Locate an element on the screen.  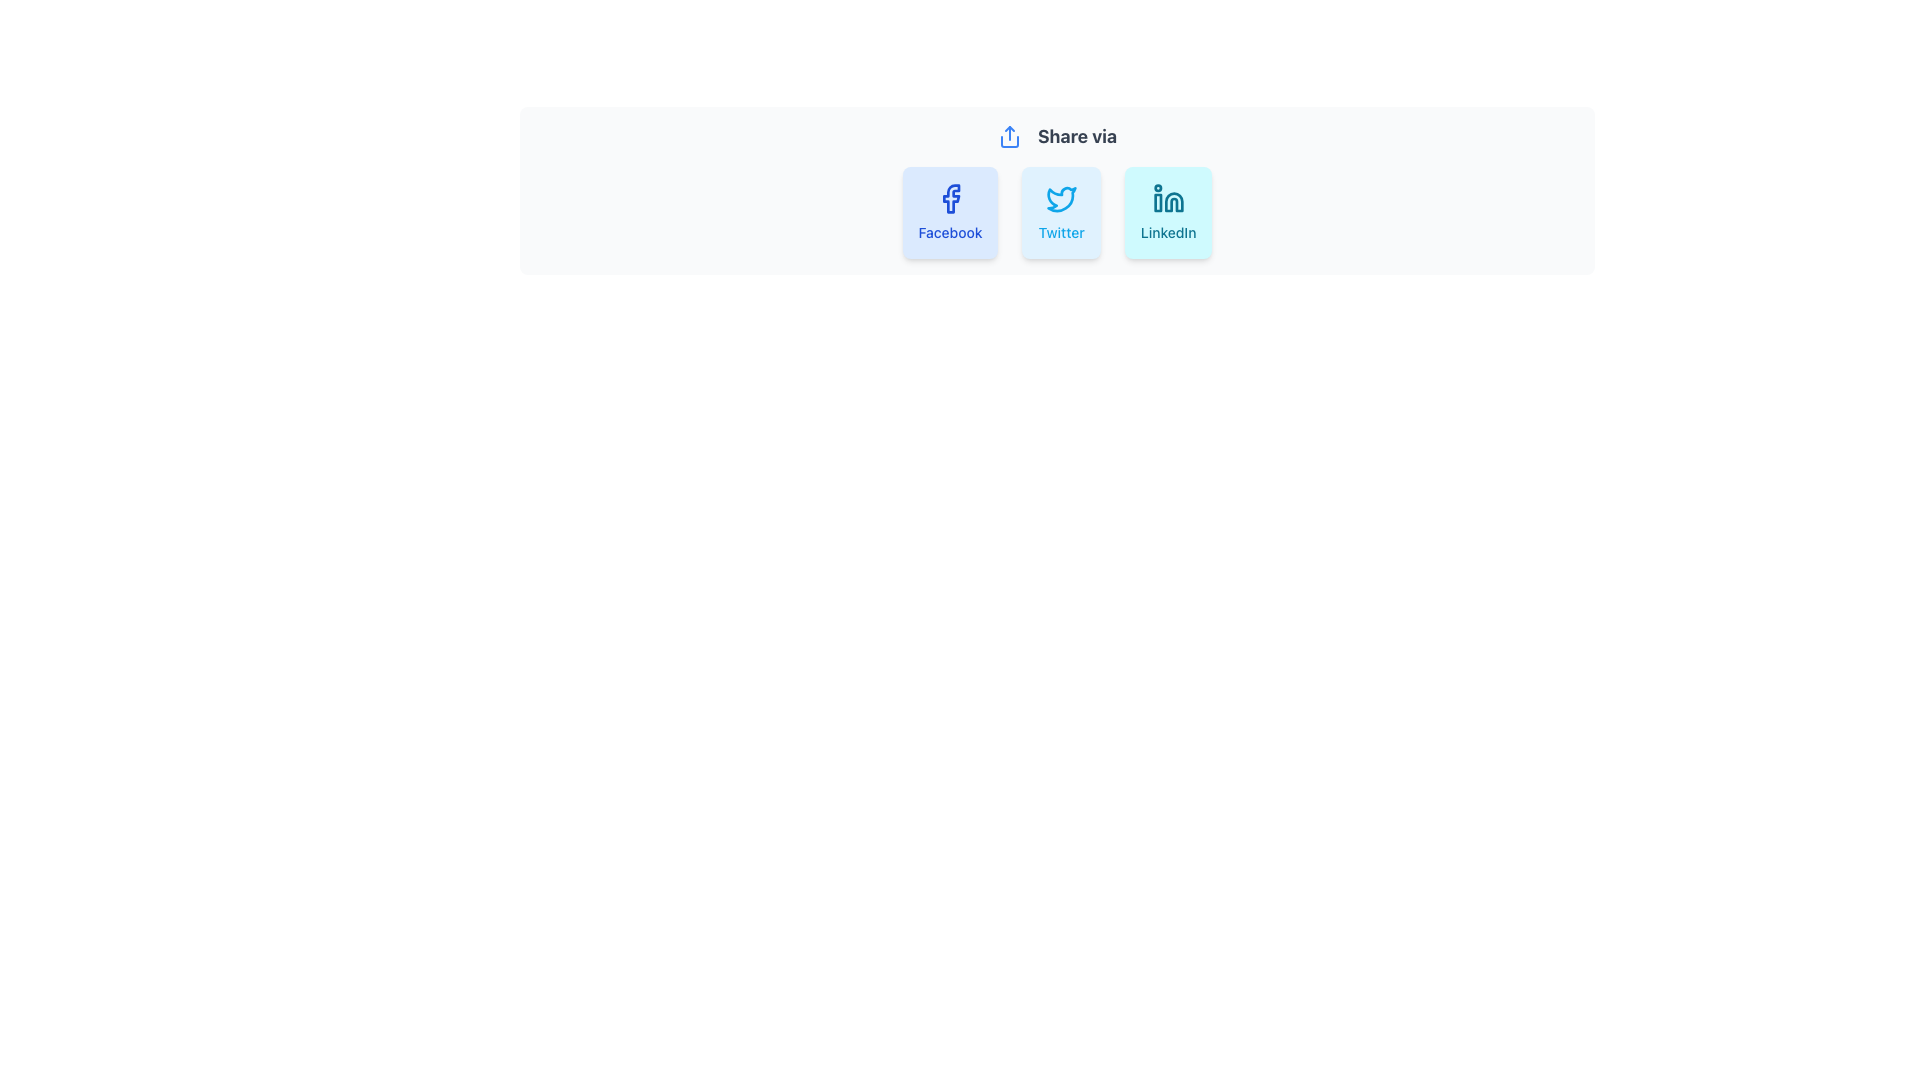
the Twitter share button, which is located in the middle of a group of three buttons is located at coordinates (1060, 212).